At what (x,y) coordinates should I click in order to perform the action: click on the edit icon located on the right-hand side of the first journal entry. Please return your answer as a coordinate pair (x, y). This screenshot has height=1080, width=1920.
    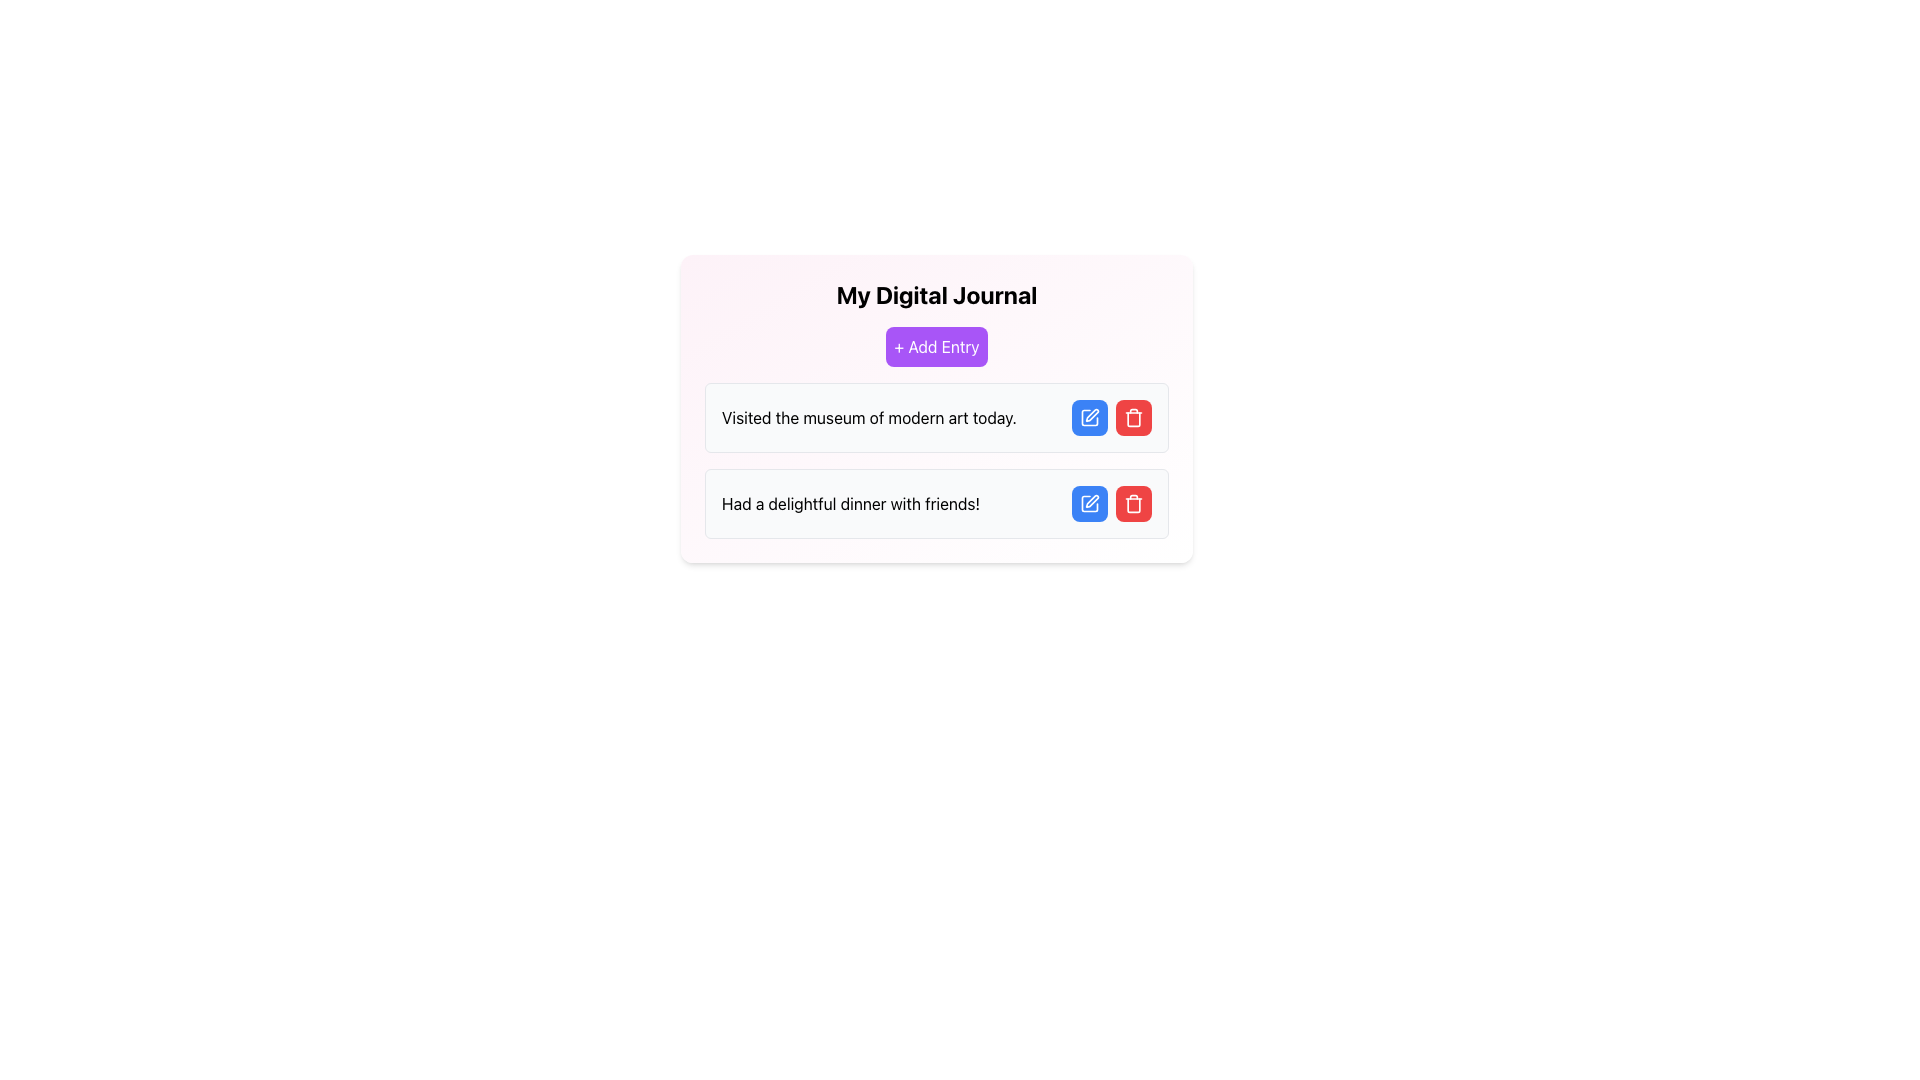
    Looking at the image, I should click on (1091, 414).